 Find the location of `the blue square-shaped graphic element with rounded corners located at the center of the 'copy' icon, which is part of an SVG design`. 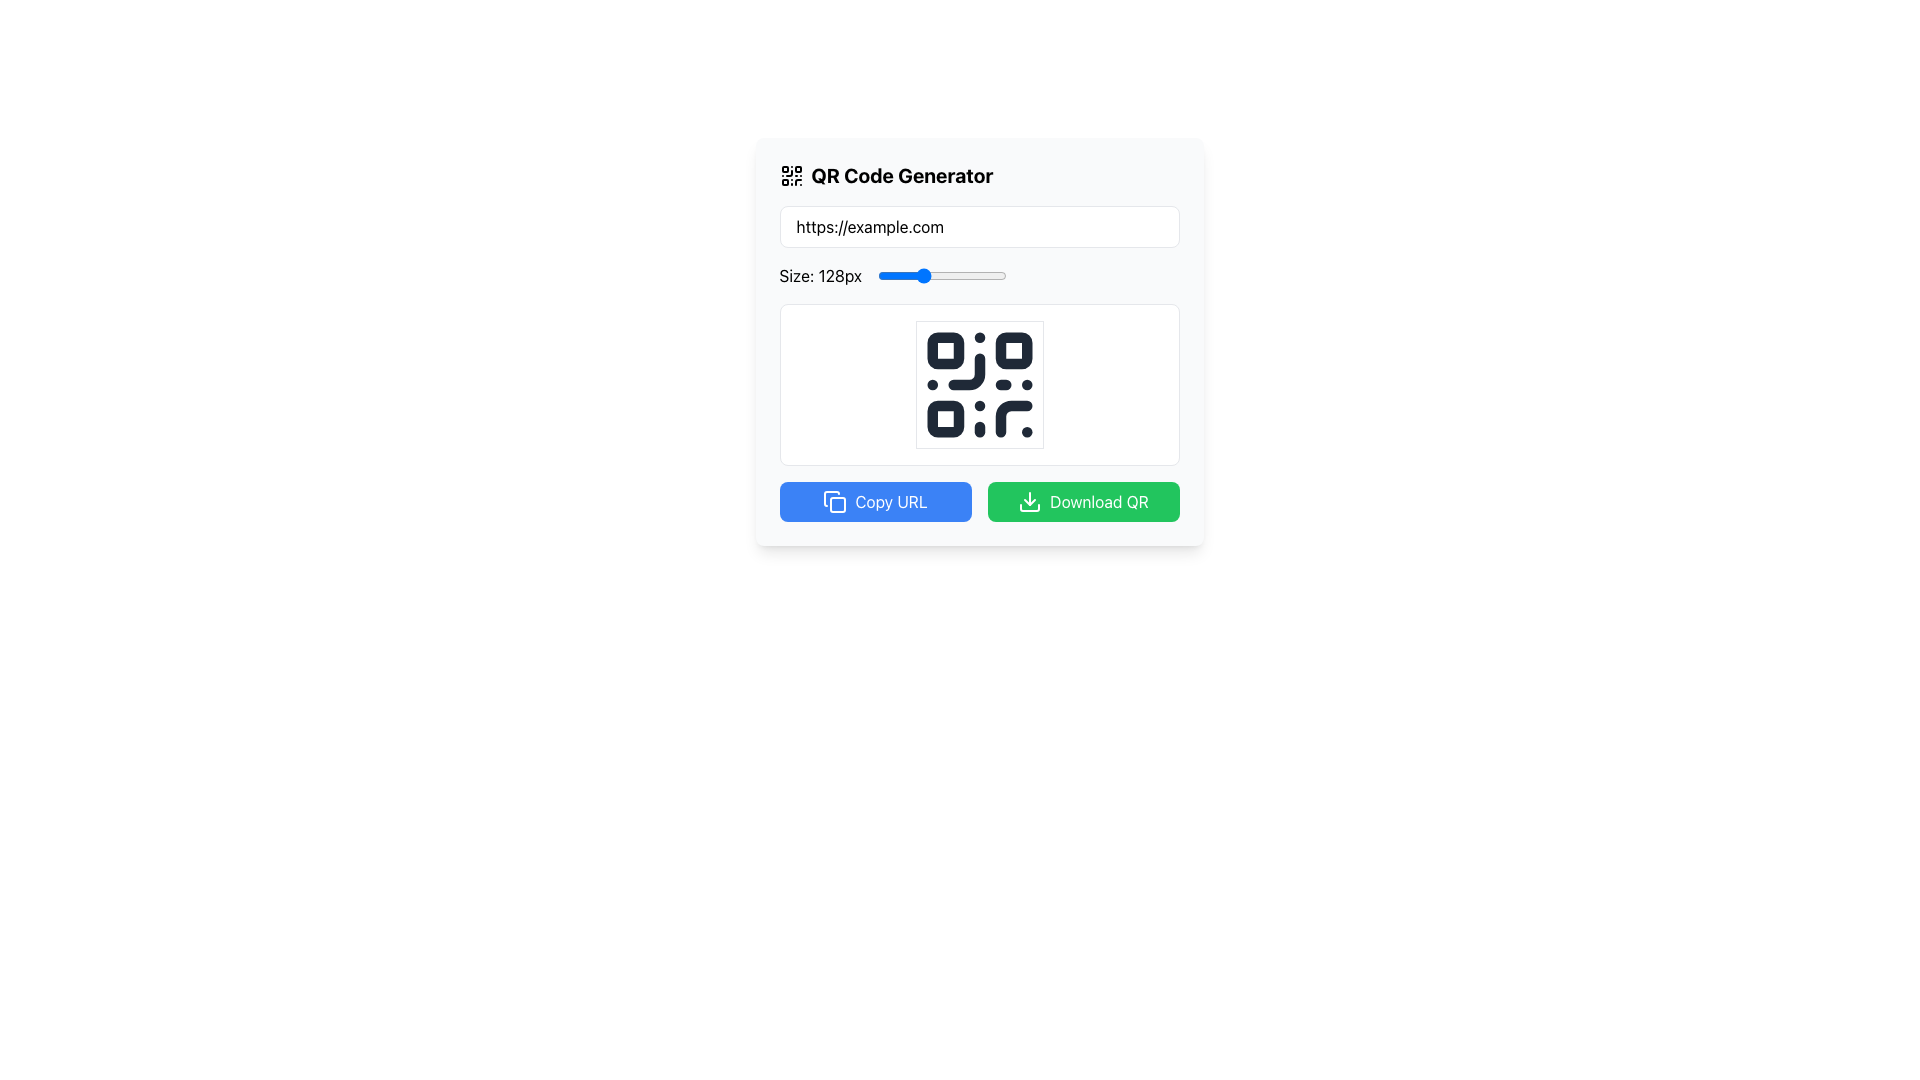

the blue square-shaped graphic element with rounded corners located at the center of the 'copy' icon, which is part of an SVG design is located at coordinates (838, 504).